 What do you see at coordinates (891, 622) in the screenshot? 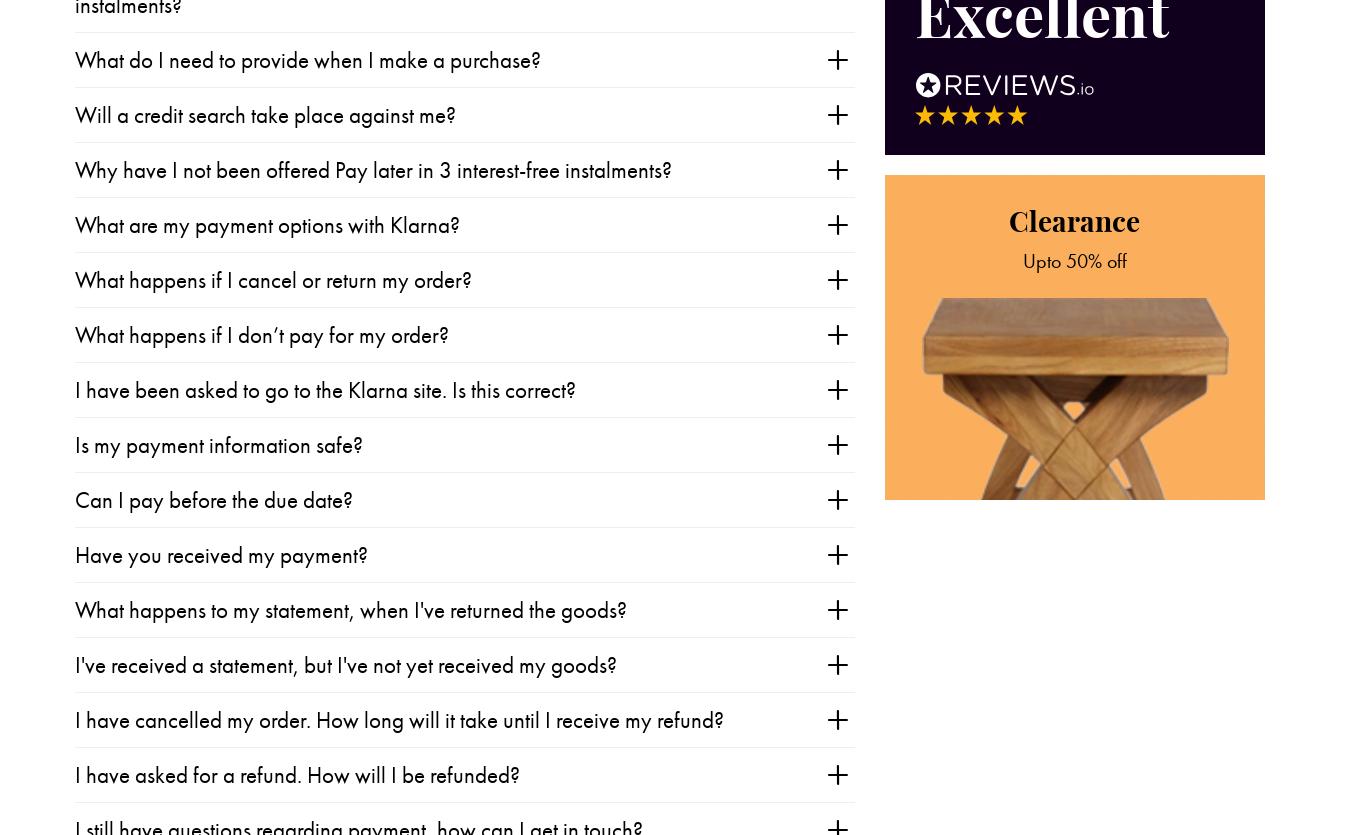
I see `'Support the British Heart Foundation by donating your old furniture.'` at bounding box center [891, 622].